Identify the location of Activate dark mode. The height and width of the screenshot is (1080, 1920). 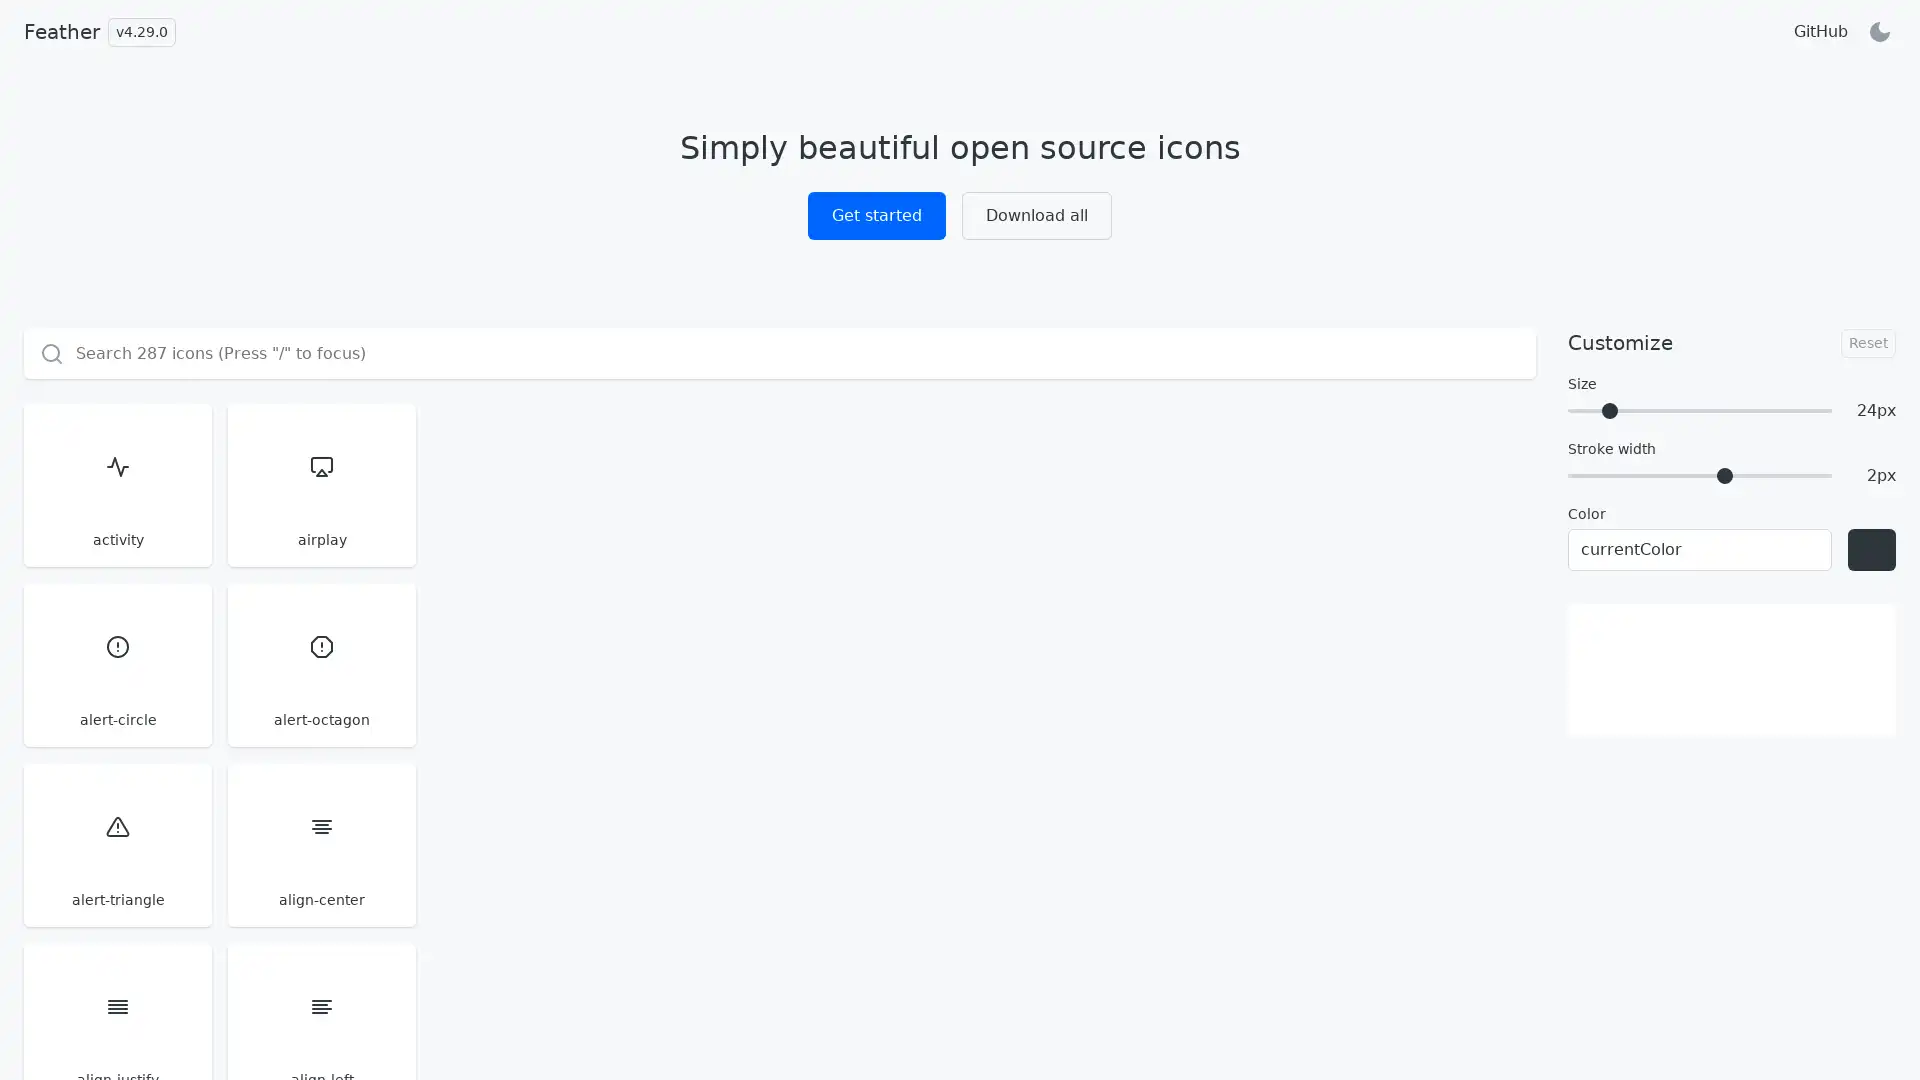
(1879, 31).